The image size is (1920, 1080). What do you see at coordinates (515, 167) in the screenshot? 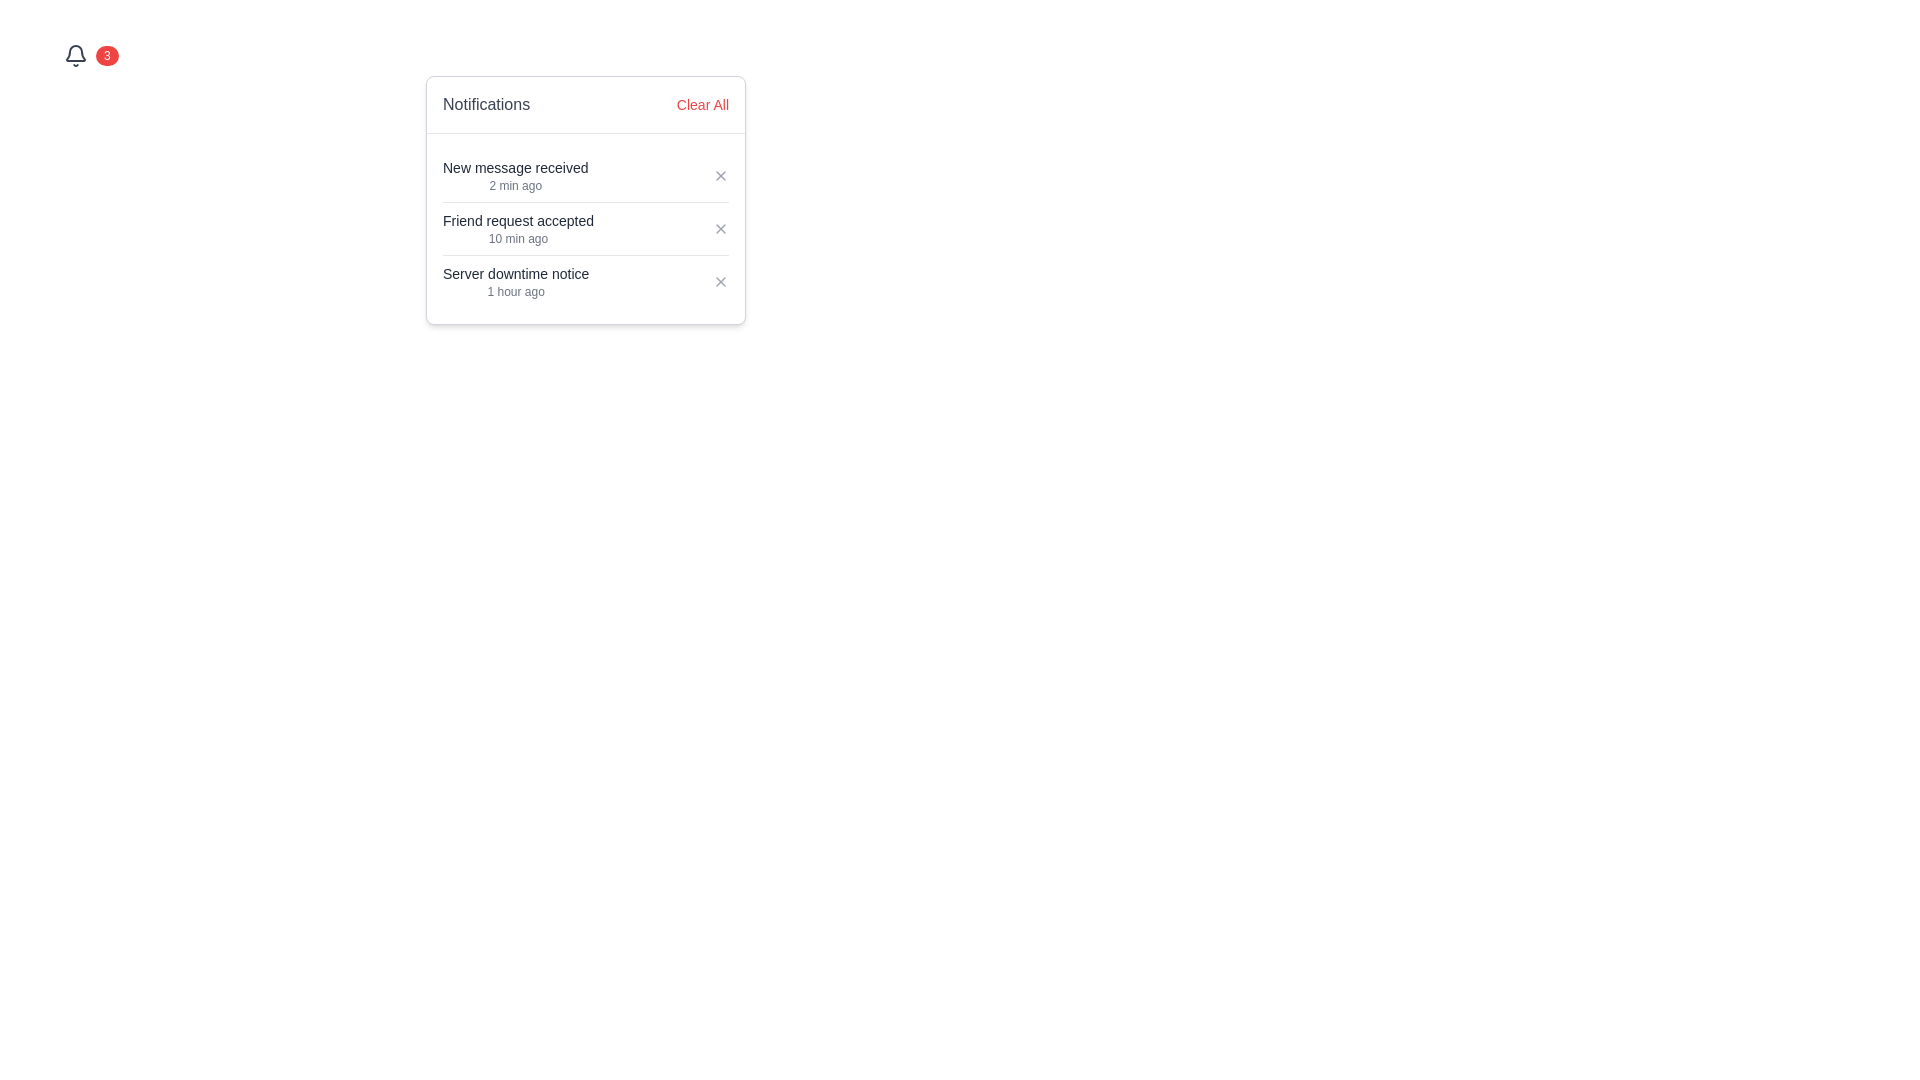
I see `text content of the notification title displayed in the uppermost position of the notification entry in the 'Notifications' panel` at bounding box center [515, 167].